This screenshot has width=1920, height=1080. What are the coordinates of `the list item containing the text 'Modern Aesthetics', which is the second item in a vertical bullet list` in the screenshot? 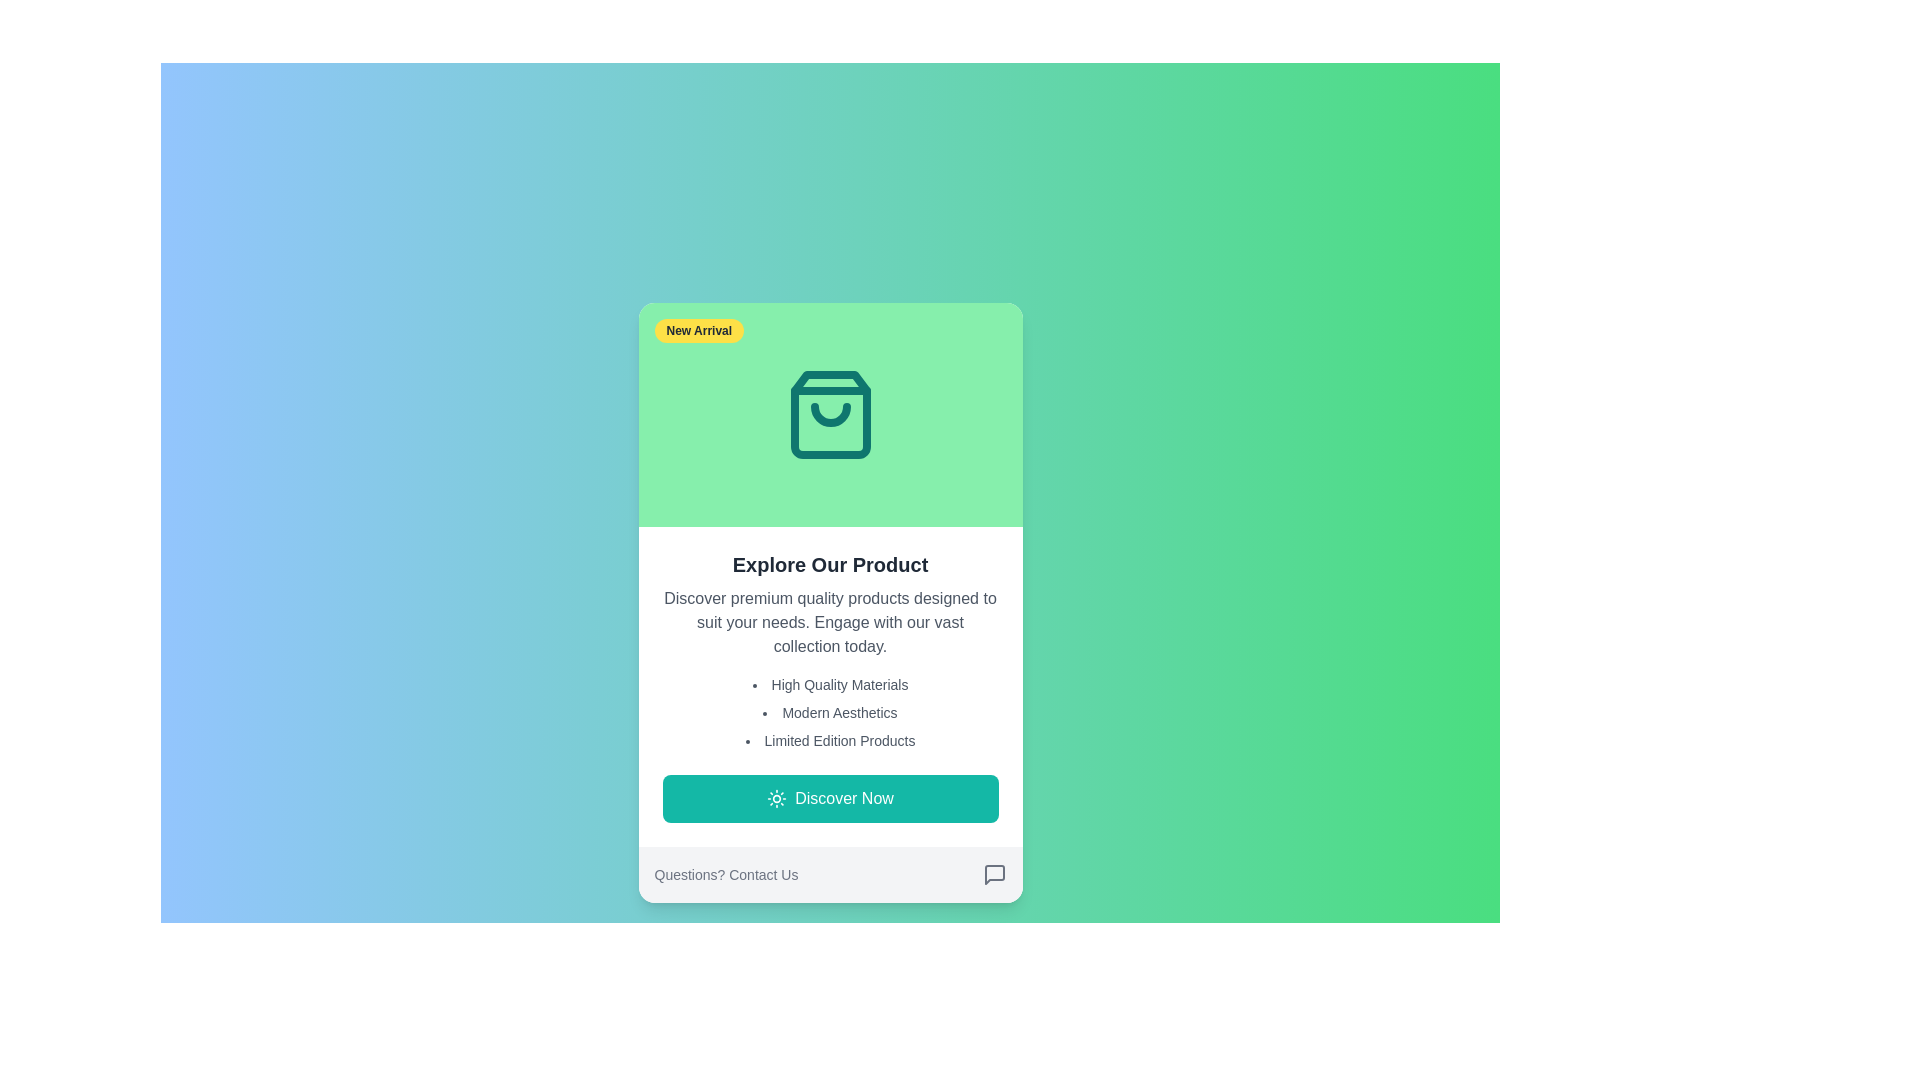 It's located at (830, 712).